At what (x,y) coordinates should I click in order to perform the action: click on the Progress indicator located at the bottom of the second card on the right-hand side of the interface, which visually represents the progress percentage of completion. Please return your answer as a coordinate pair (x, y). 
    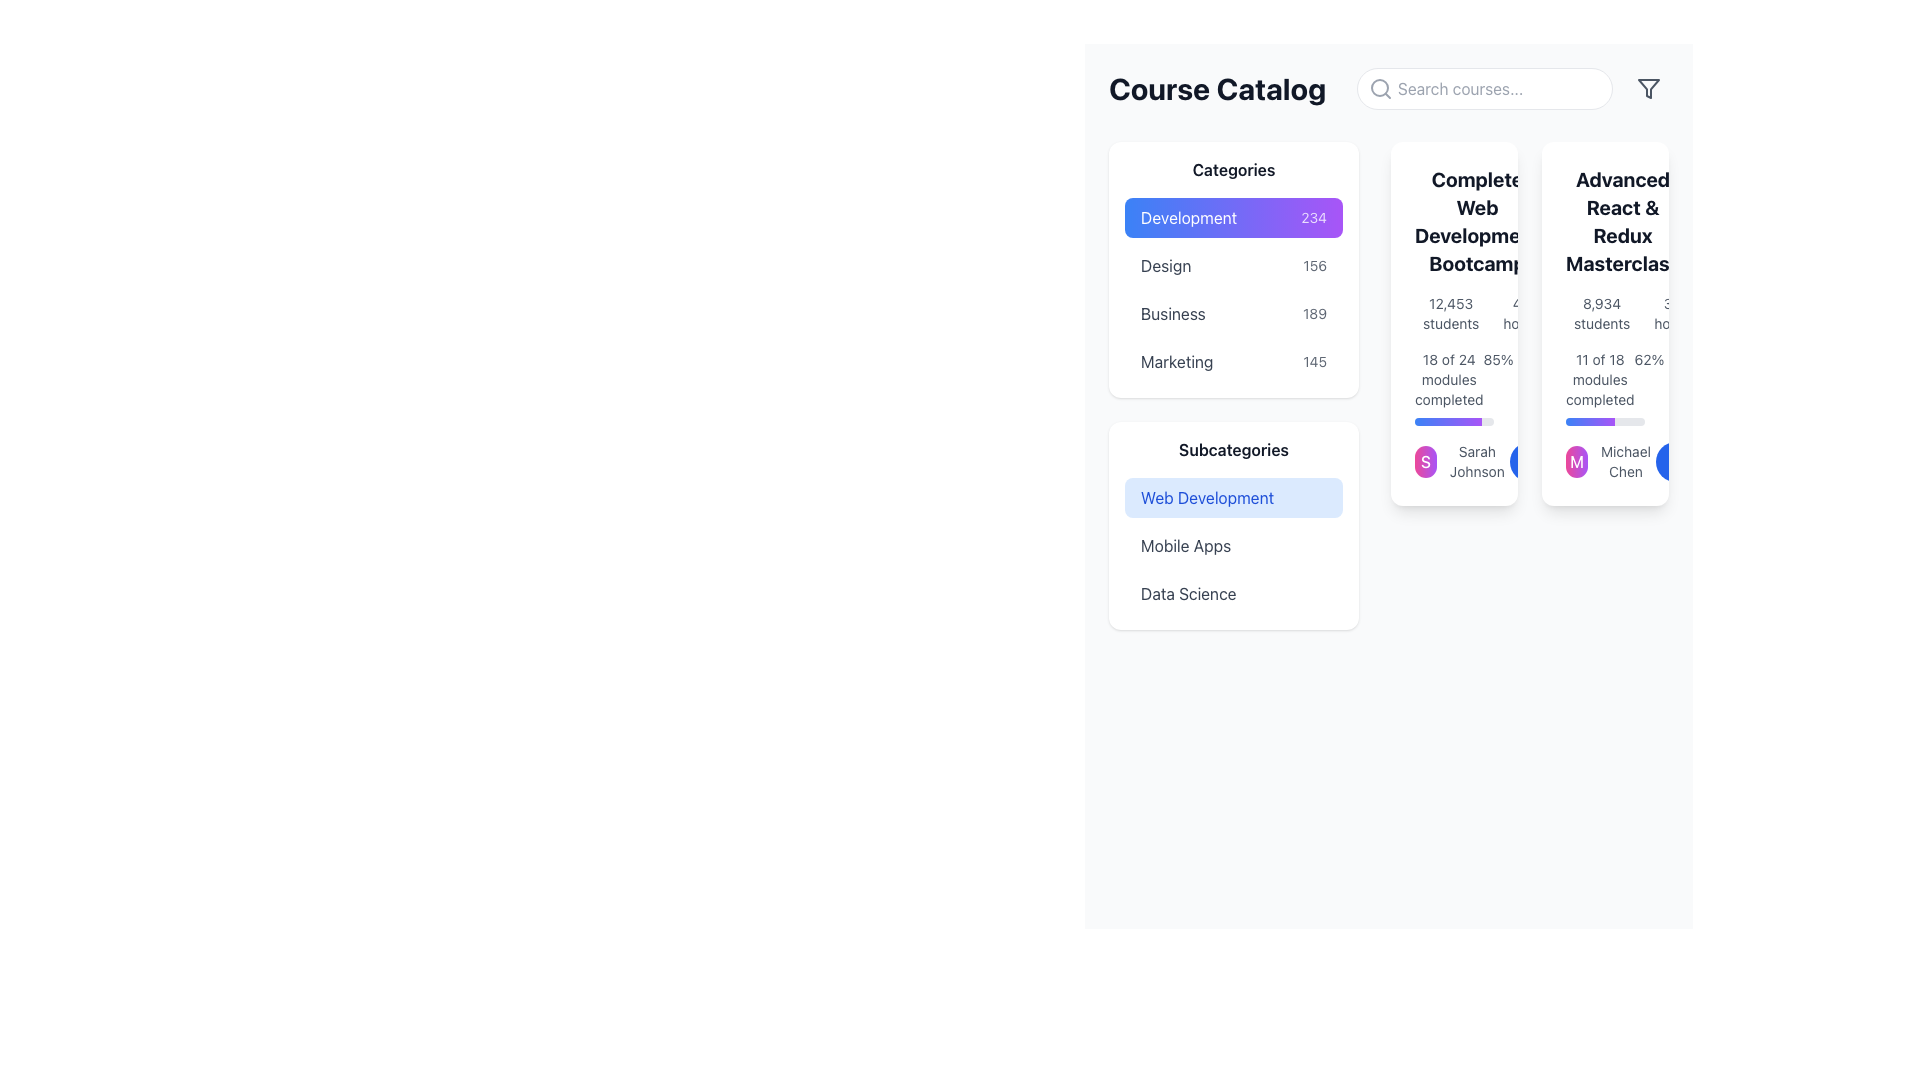
    Looking at the image, I should click on (1589, 420).